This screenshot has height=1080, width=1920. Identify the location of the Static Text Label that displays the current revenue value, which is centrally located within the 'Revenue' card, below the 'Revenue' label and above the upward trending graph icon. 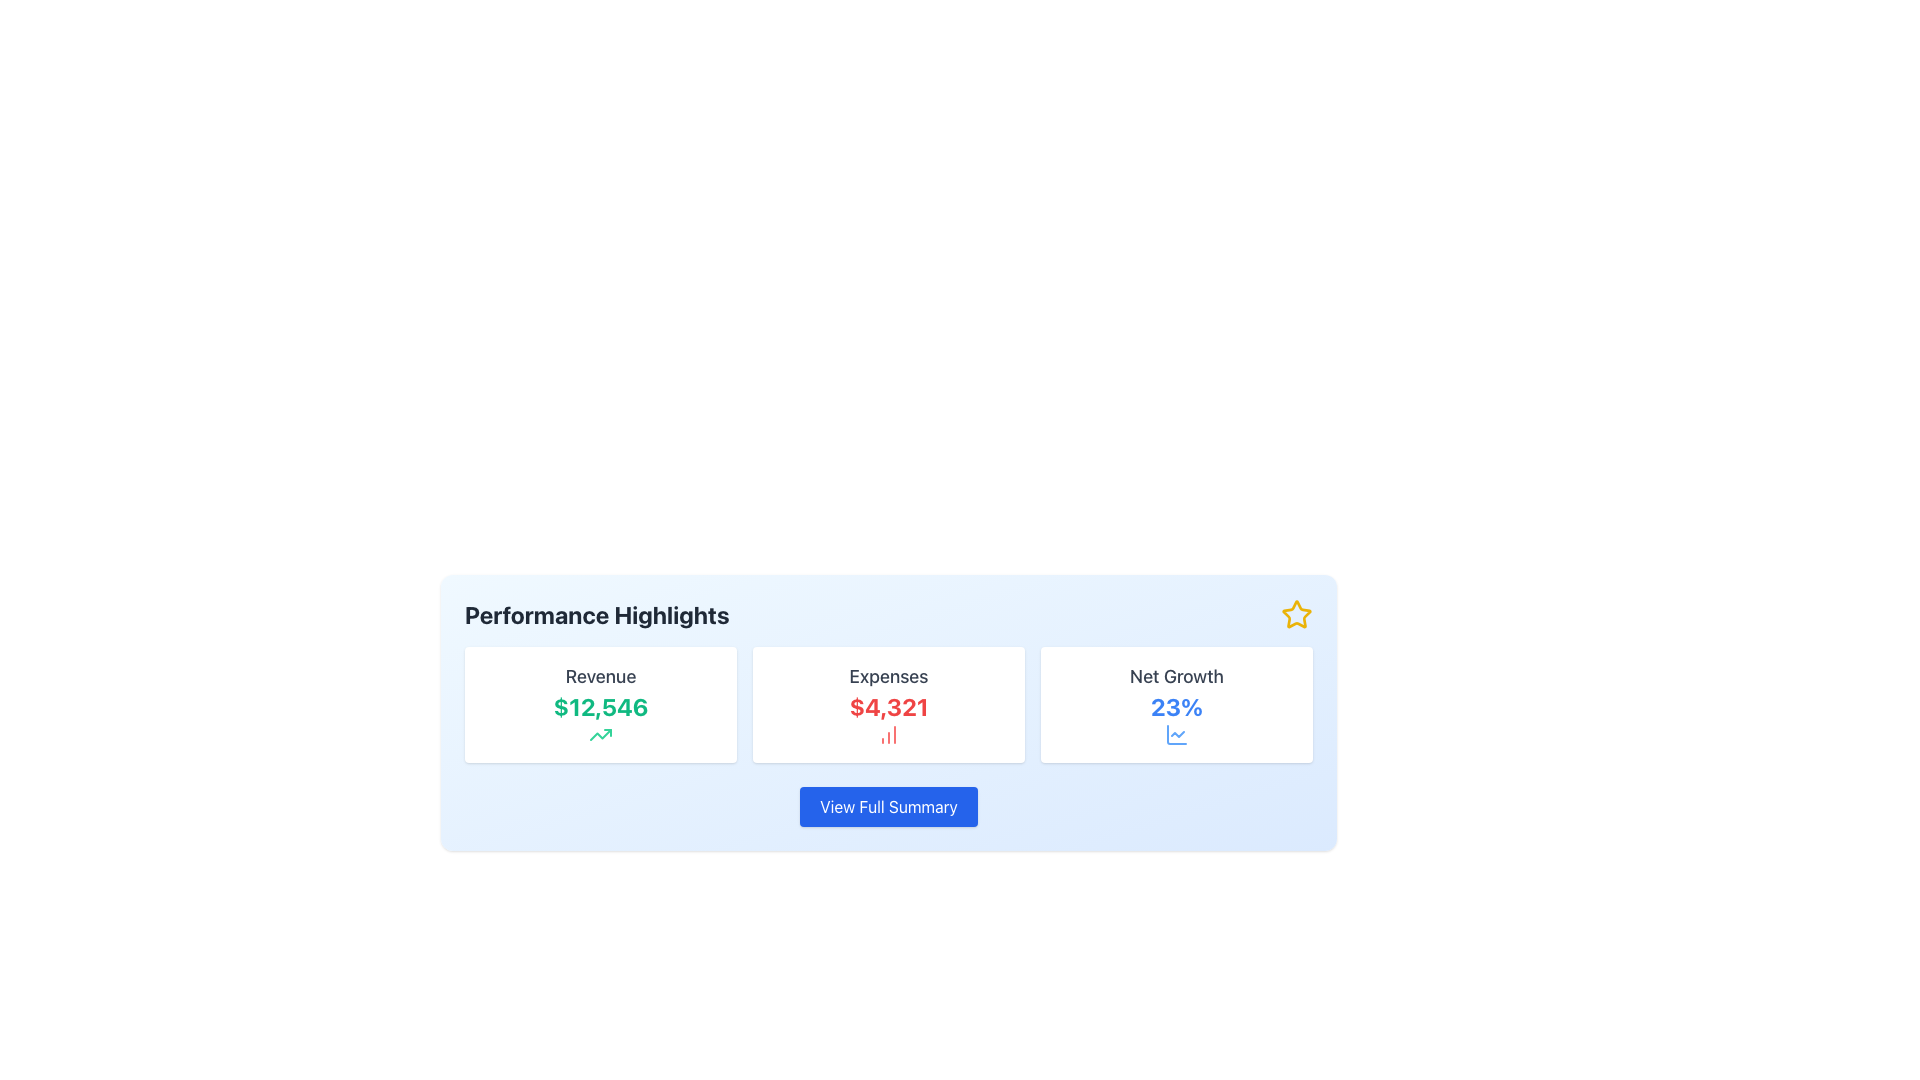
(599, 705).